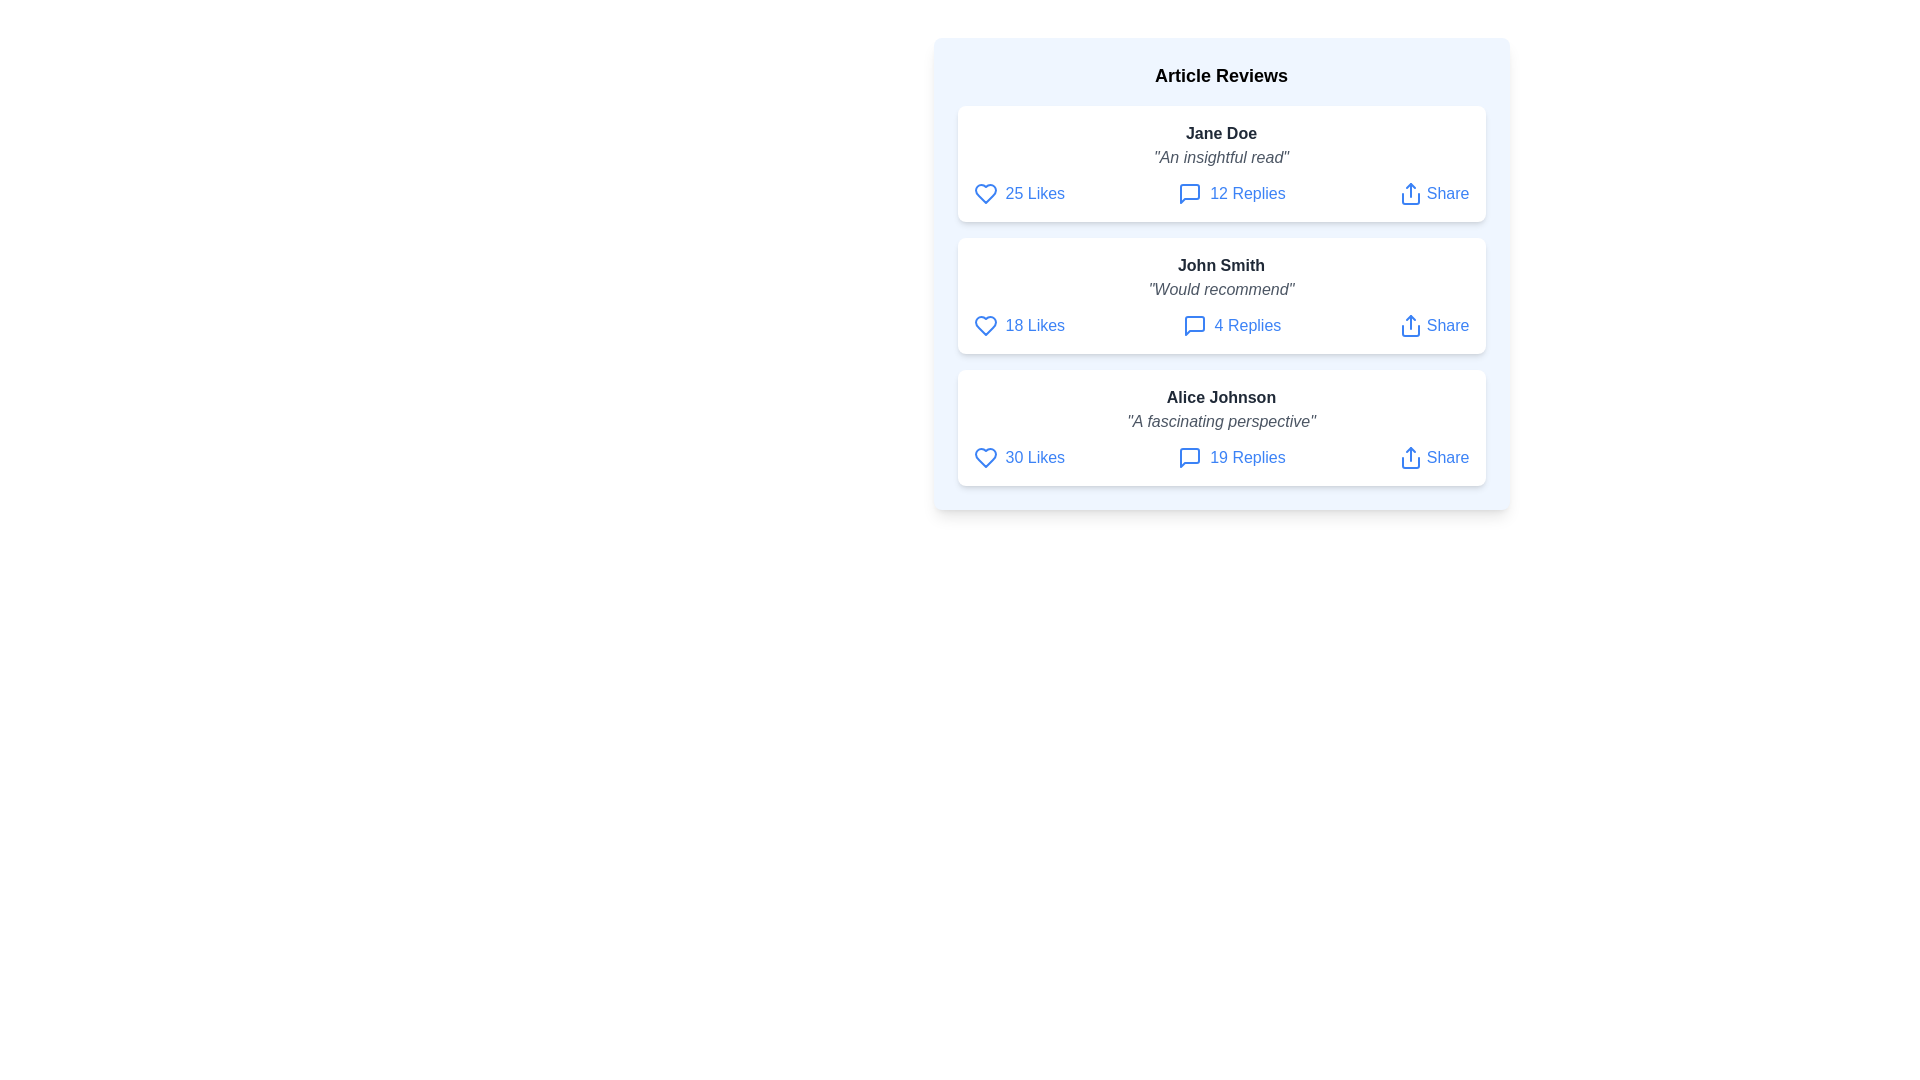 The image size is (1920, 1080). What do you see at coordinates (1230, 325) in the screenshot?
I see `the replies button for the review by John Smith` at bounding box center [1230, 325].